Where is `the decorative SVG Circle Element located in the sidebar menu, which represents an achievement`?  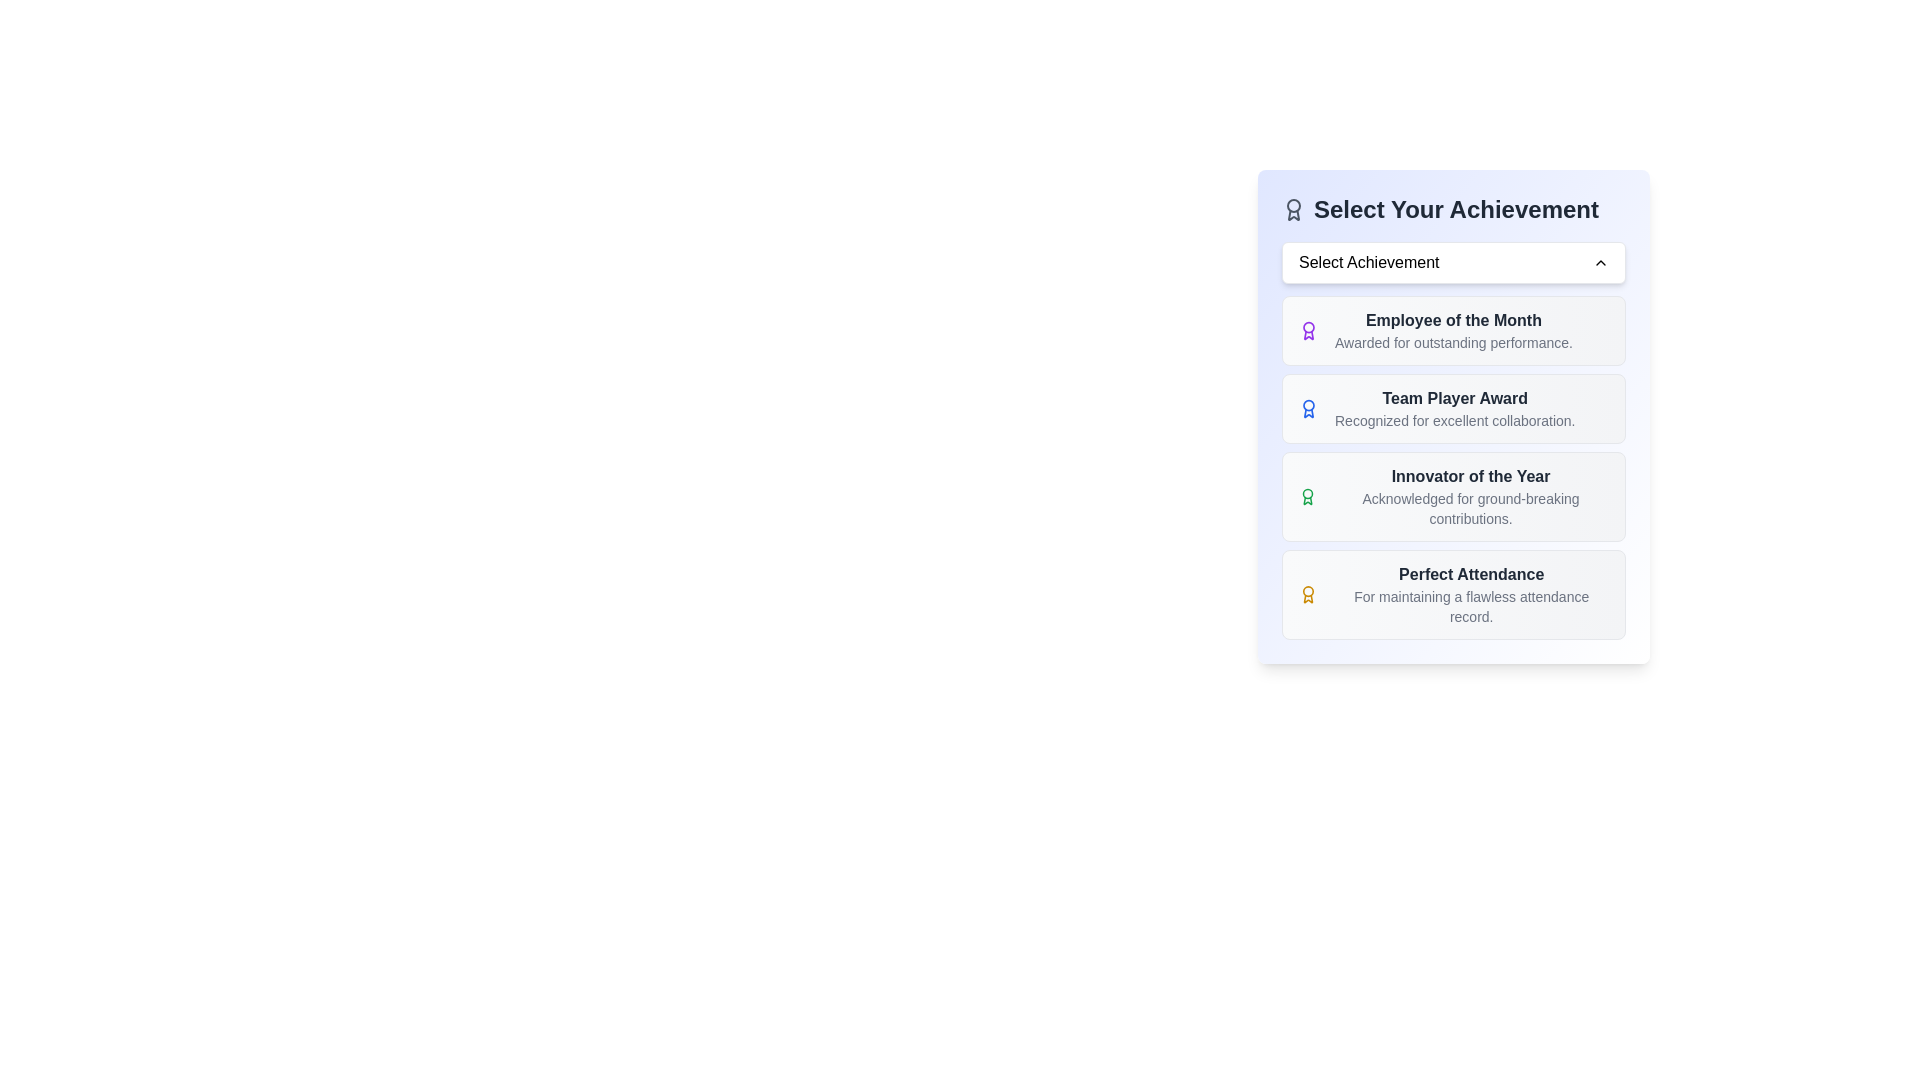
the decorative SVG Circle Element located in the sidebar menu, which represents an achievement is located at coordinates (1309, 405).